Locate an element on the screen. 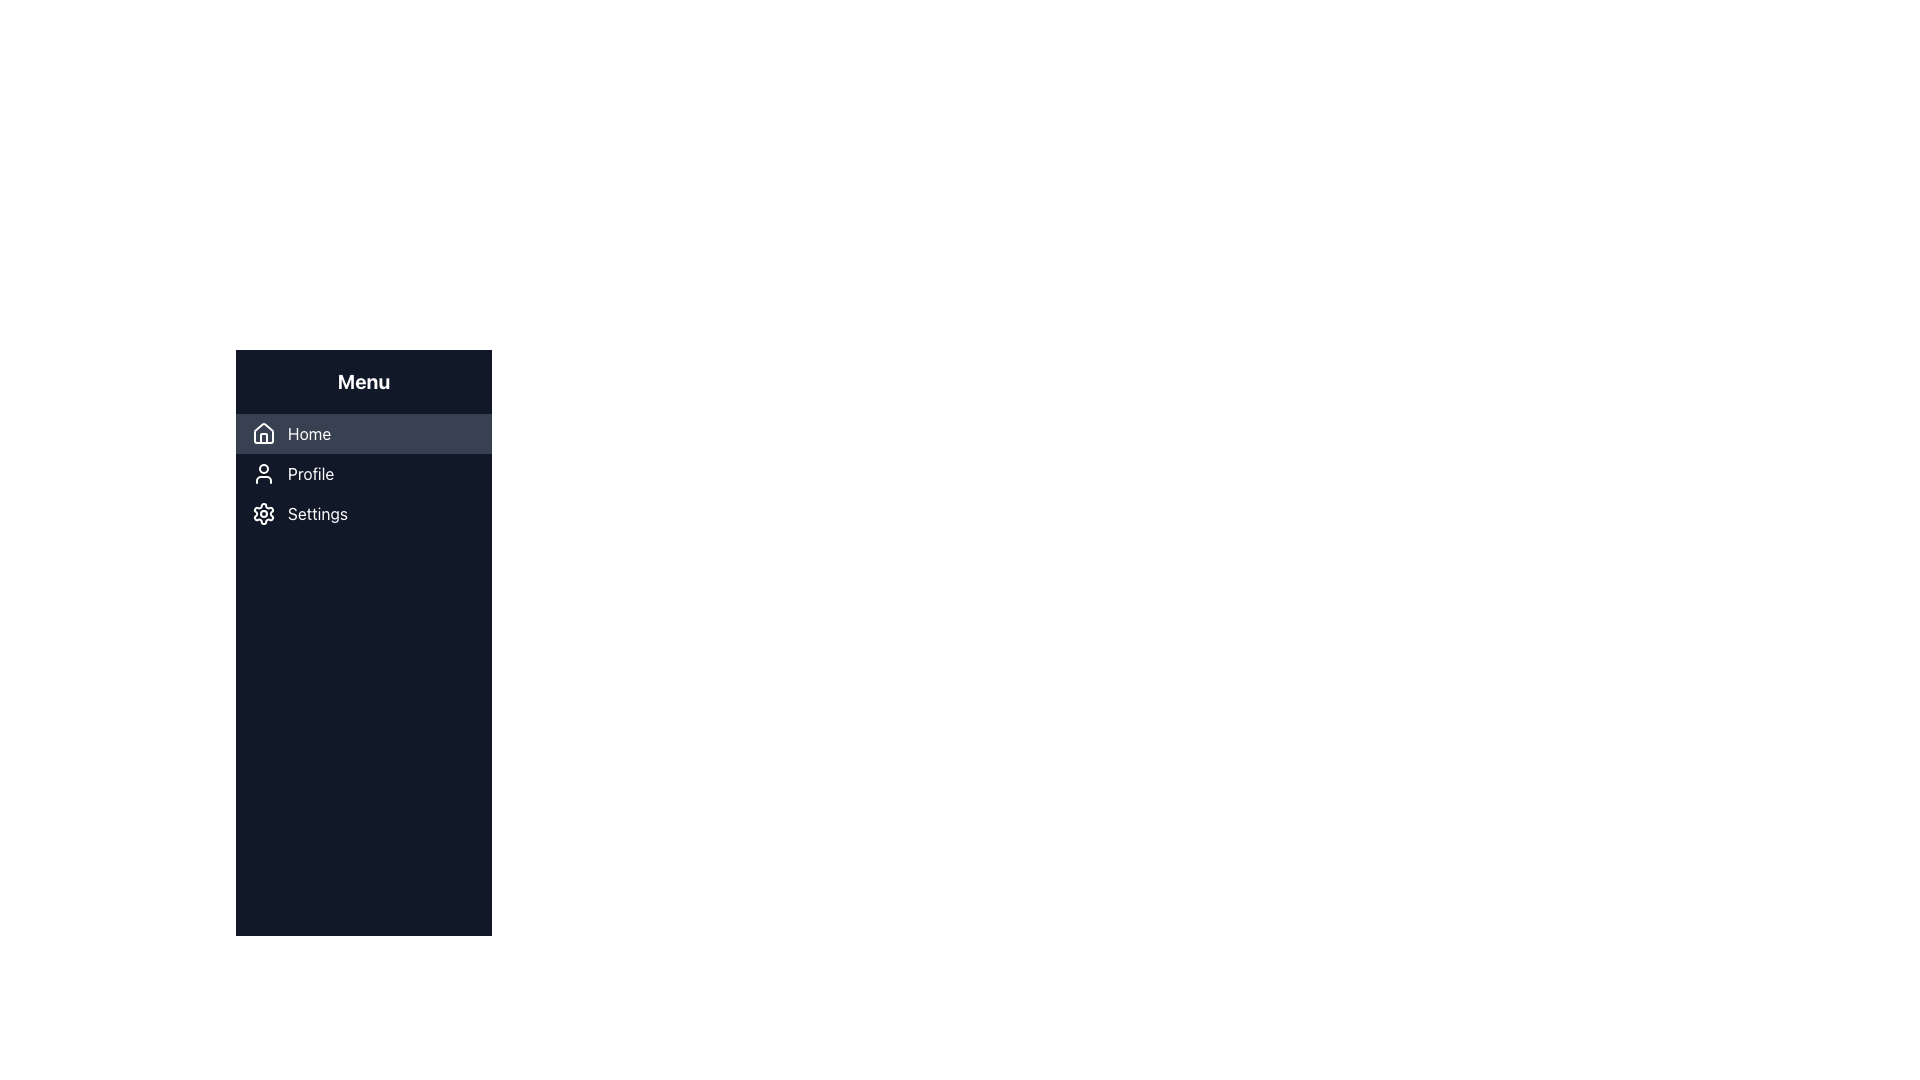 This screenshot has height=1080, width=1920. the 'Profile' text label, which is the second menu item in the application menu is located at coordinates (310, 474).